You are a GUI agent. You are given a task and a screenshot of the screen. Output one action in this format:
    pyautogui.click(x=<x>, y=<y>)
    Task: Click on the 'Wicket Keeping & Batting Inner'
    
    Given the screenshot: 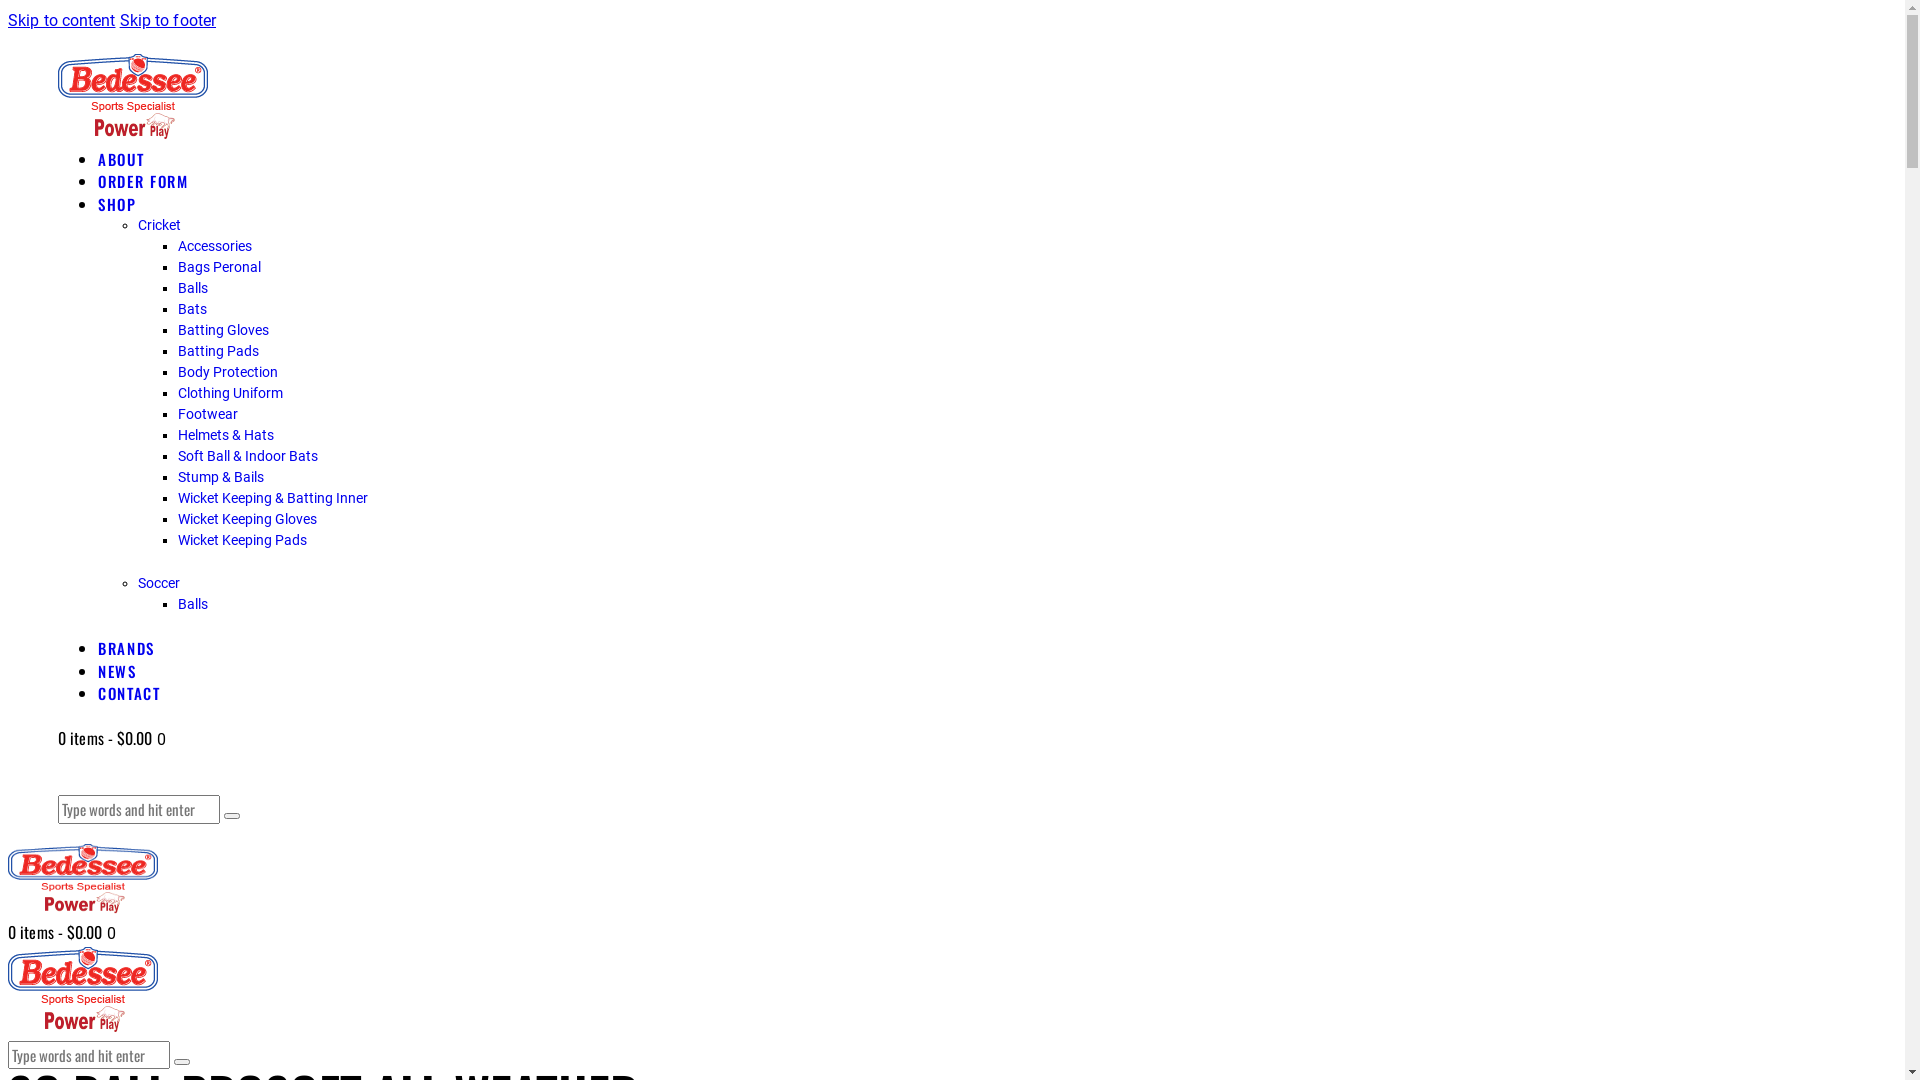 What is the action you would take?
    pyautogui.click(x=272, y=496)
    